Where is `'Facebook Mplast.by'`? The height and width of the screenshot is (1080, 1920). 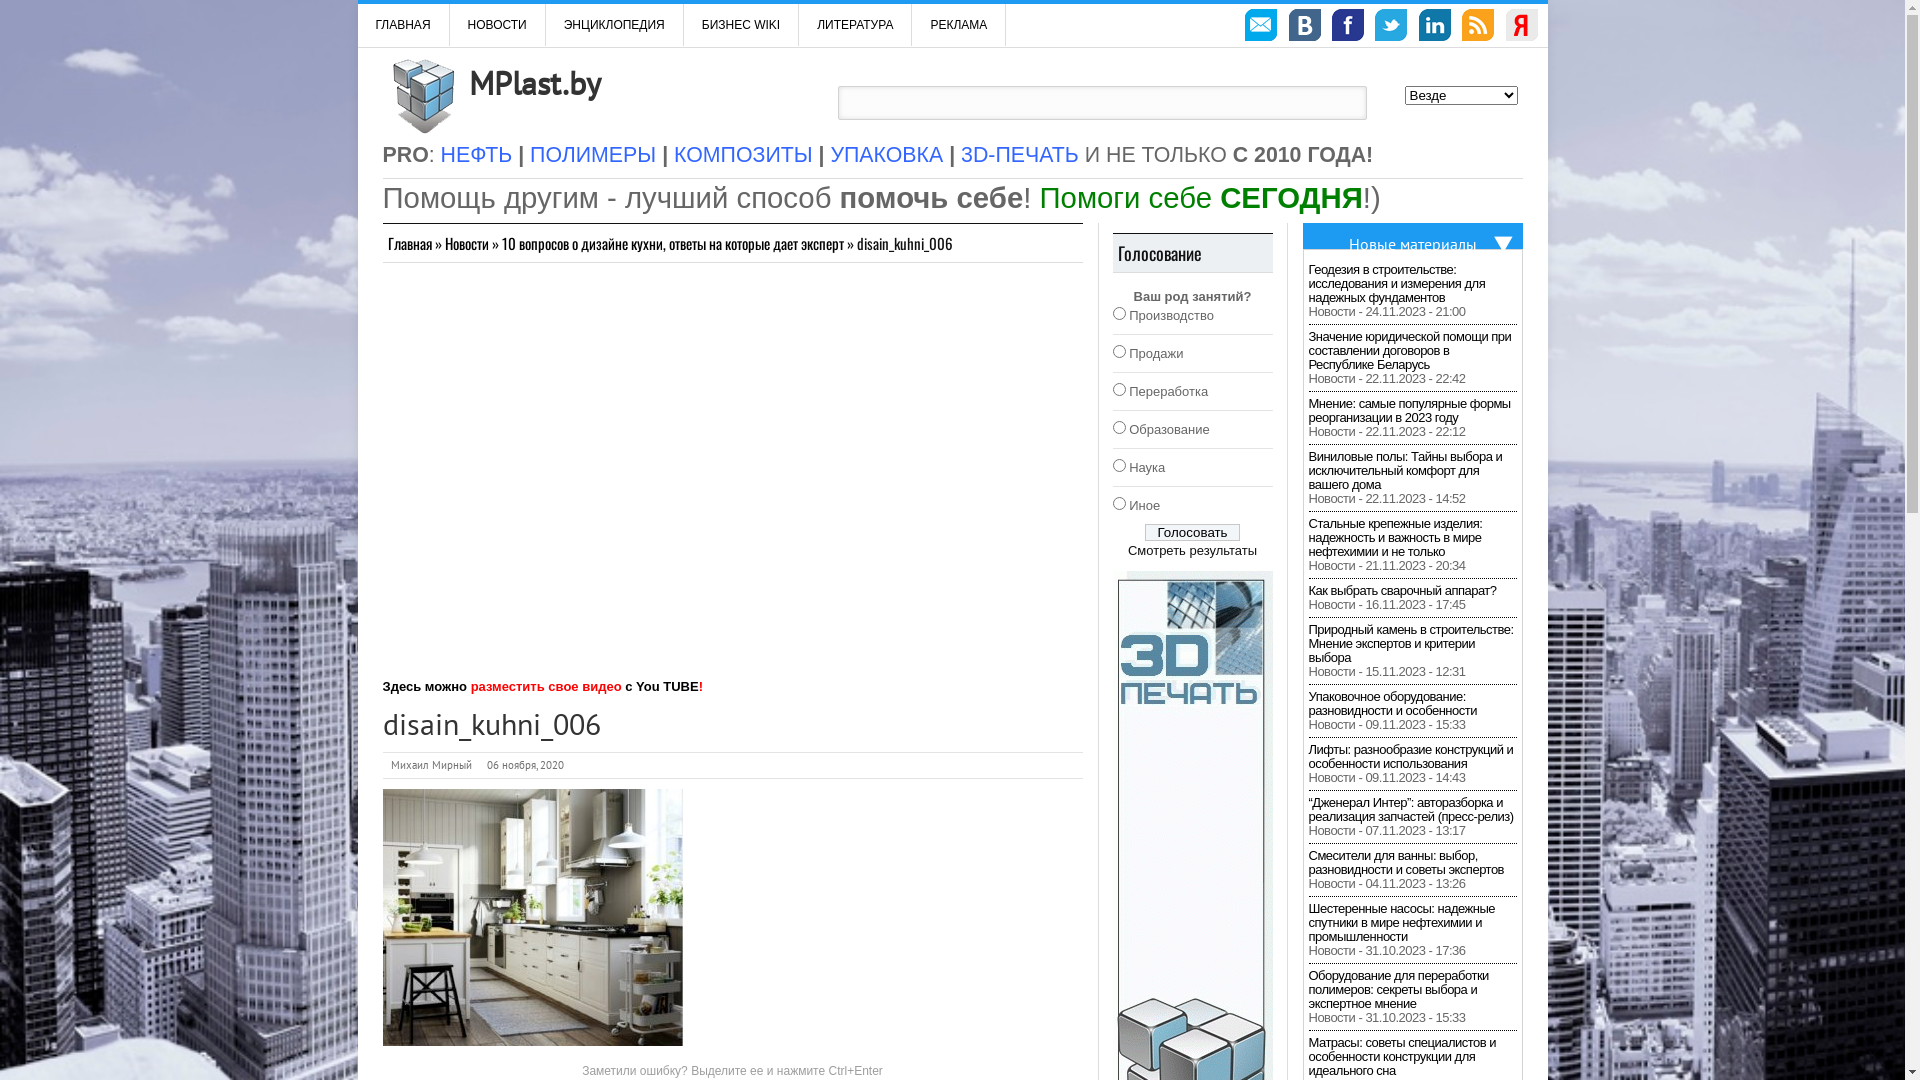 'Facebook Mplast.by' is located at coordinates (1348, 27).